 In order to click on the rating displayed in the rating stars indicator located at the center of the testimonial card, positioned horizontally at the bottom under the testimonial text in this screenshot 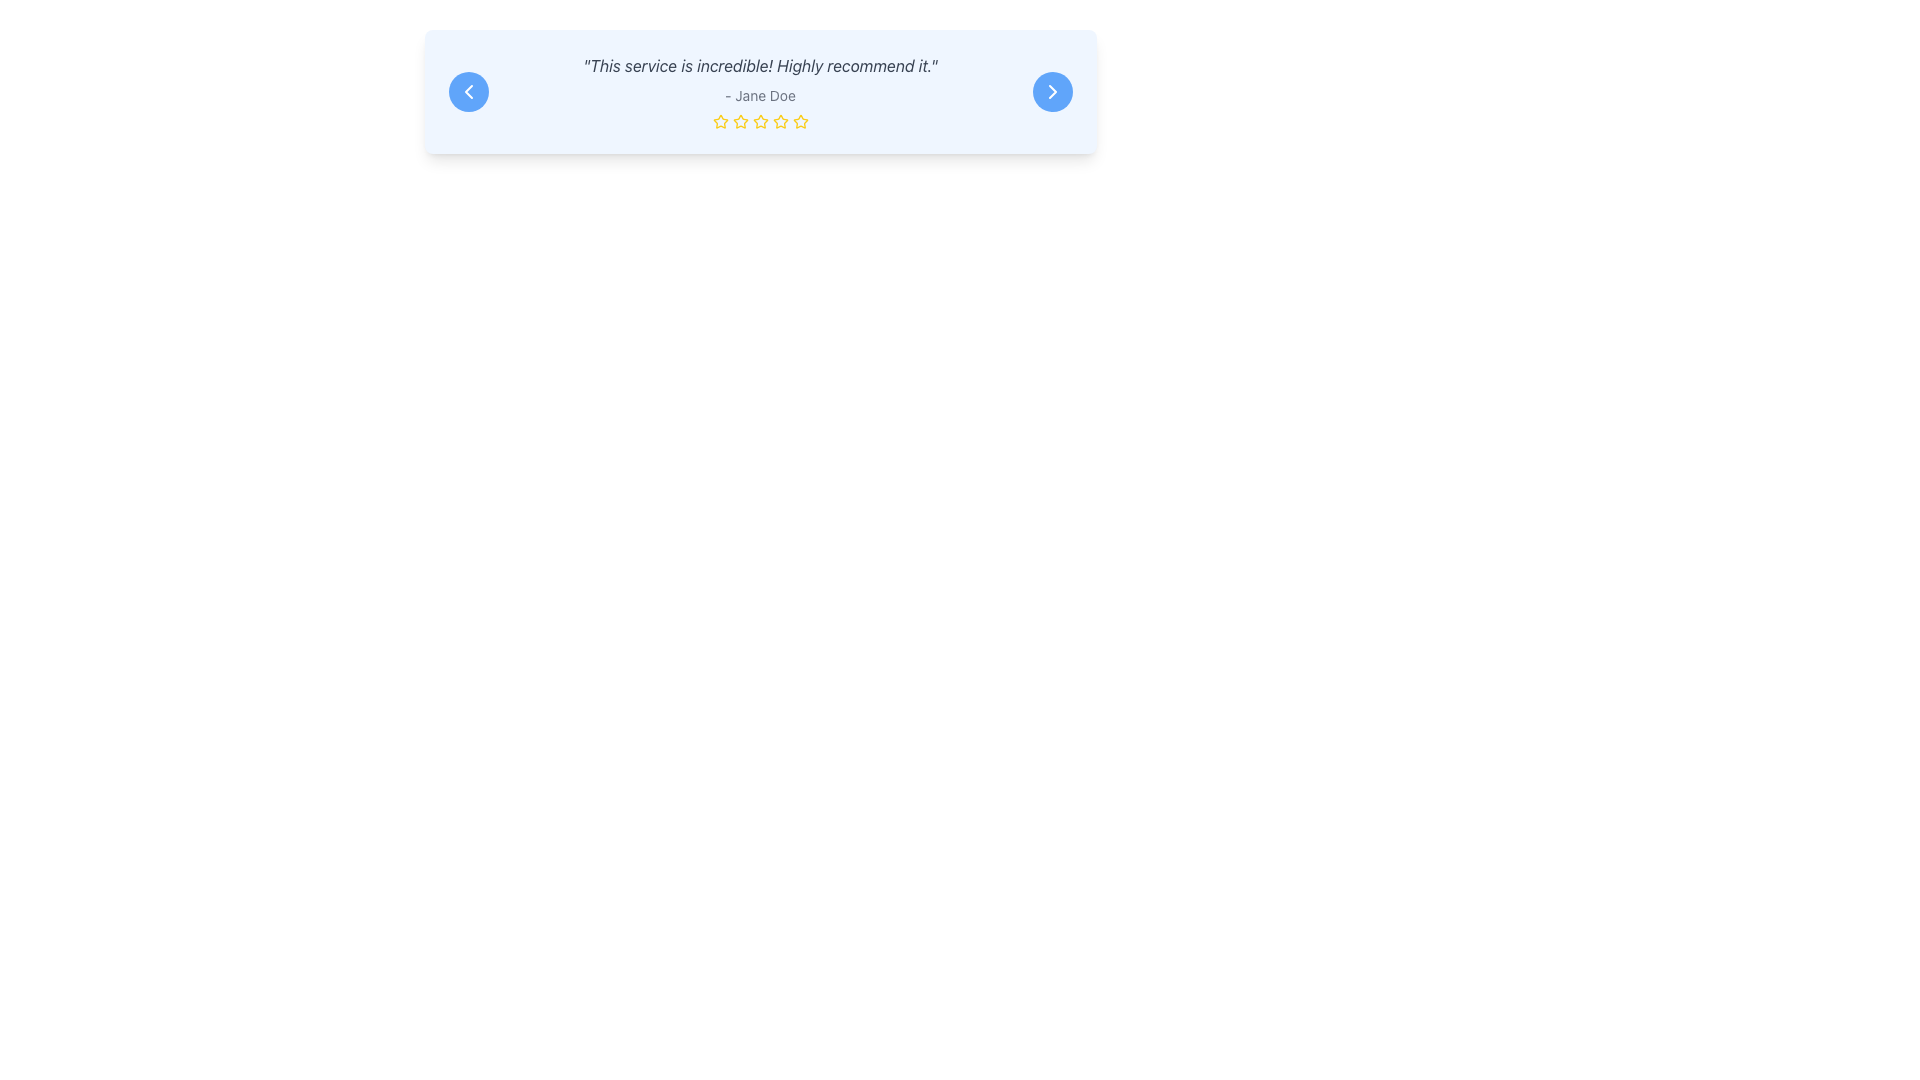, I will do `click(759, 122)`.